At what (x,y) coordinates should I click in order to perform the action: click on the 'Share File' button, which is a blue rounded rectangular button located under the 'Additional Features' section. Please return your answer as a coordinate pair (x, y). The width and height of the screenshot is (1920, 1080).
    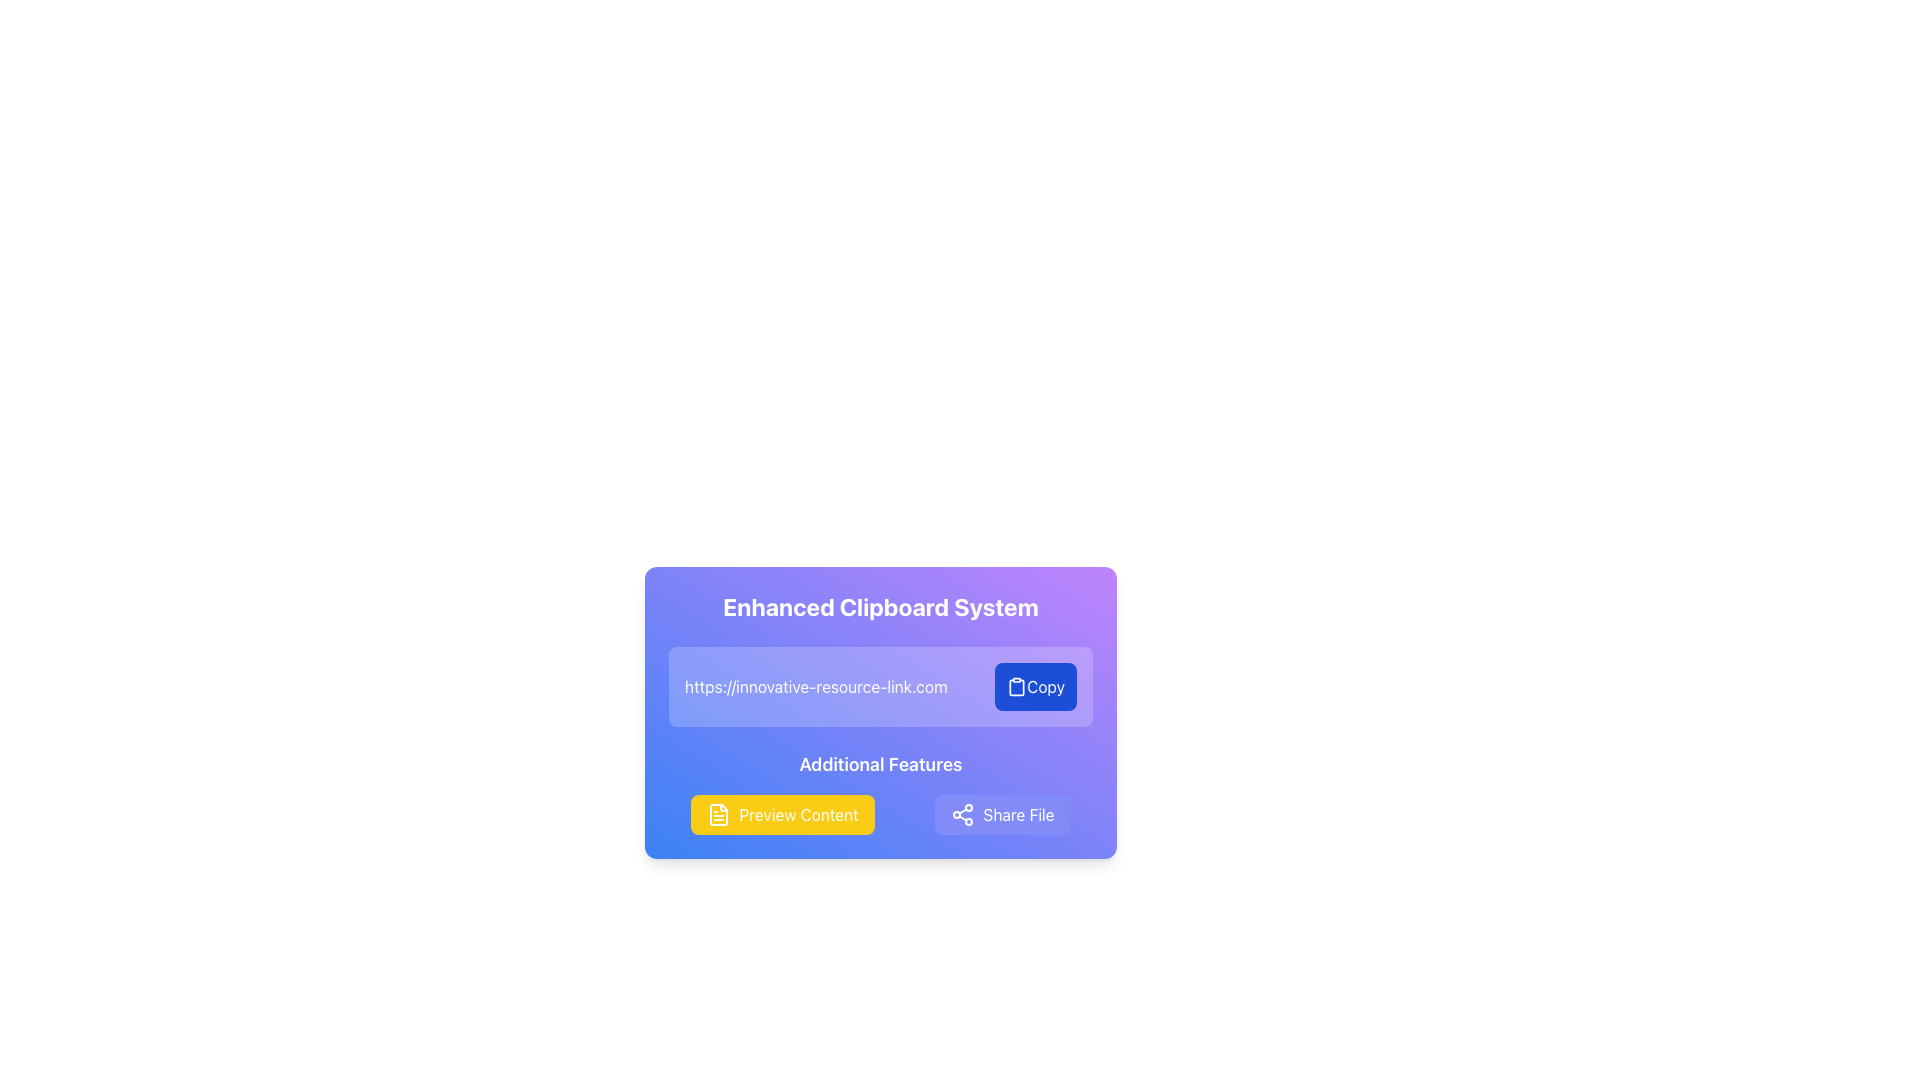
    Looking at the image, I should click on (1003, 814).